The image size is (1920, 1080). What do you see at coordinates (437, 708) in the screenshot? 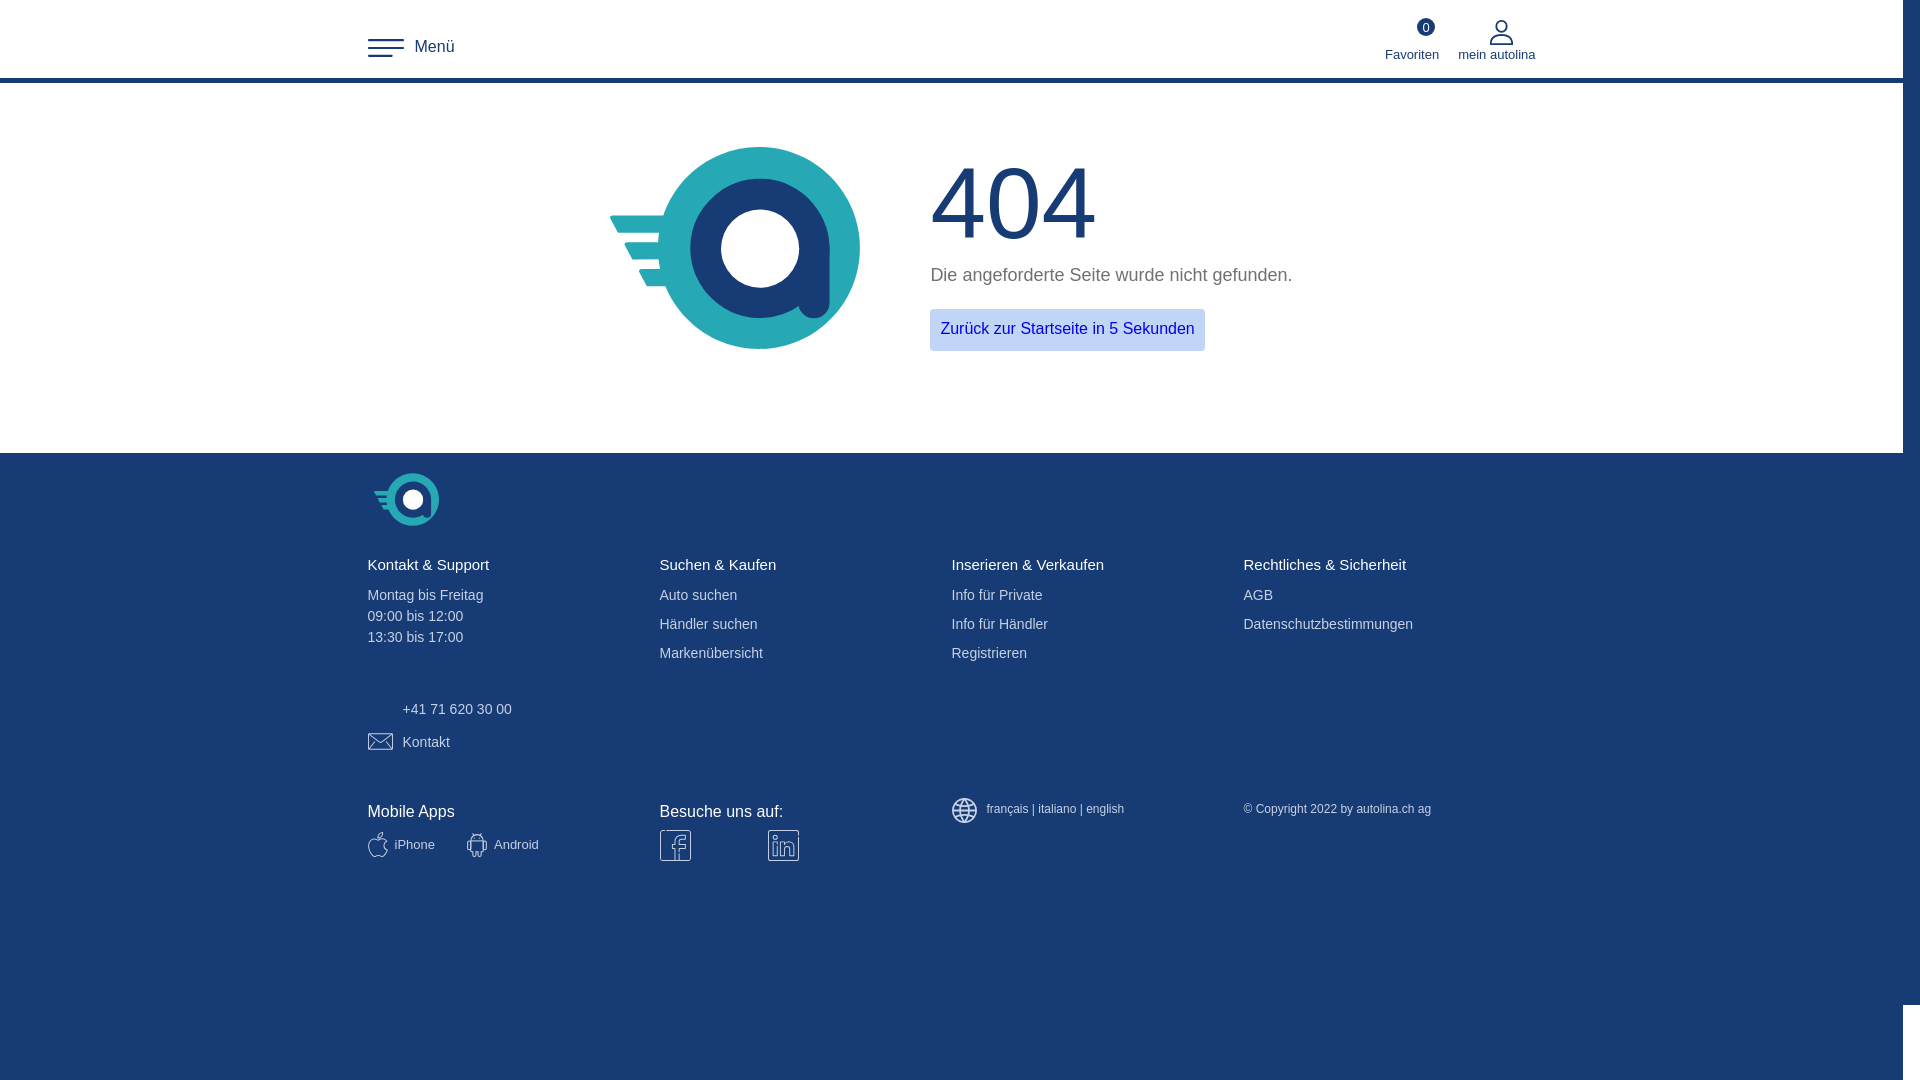
I see `'+41 71 620 30 00'` at bounding box center [437, 708].